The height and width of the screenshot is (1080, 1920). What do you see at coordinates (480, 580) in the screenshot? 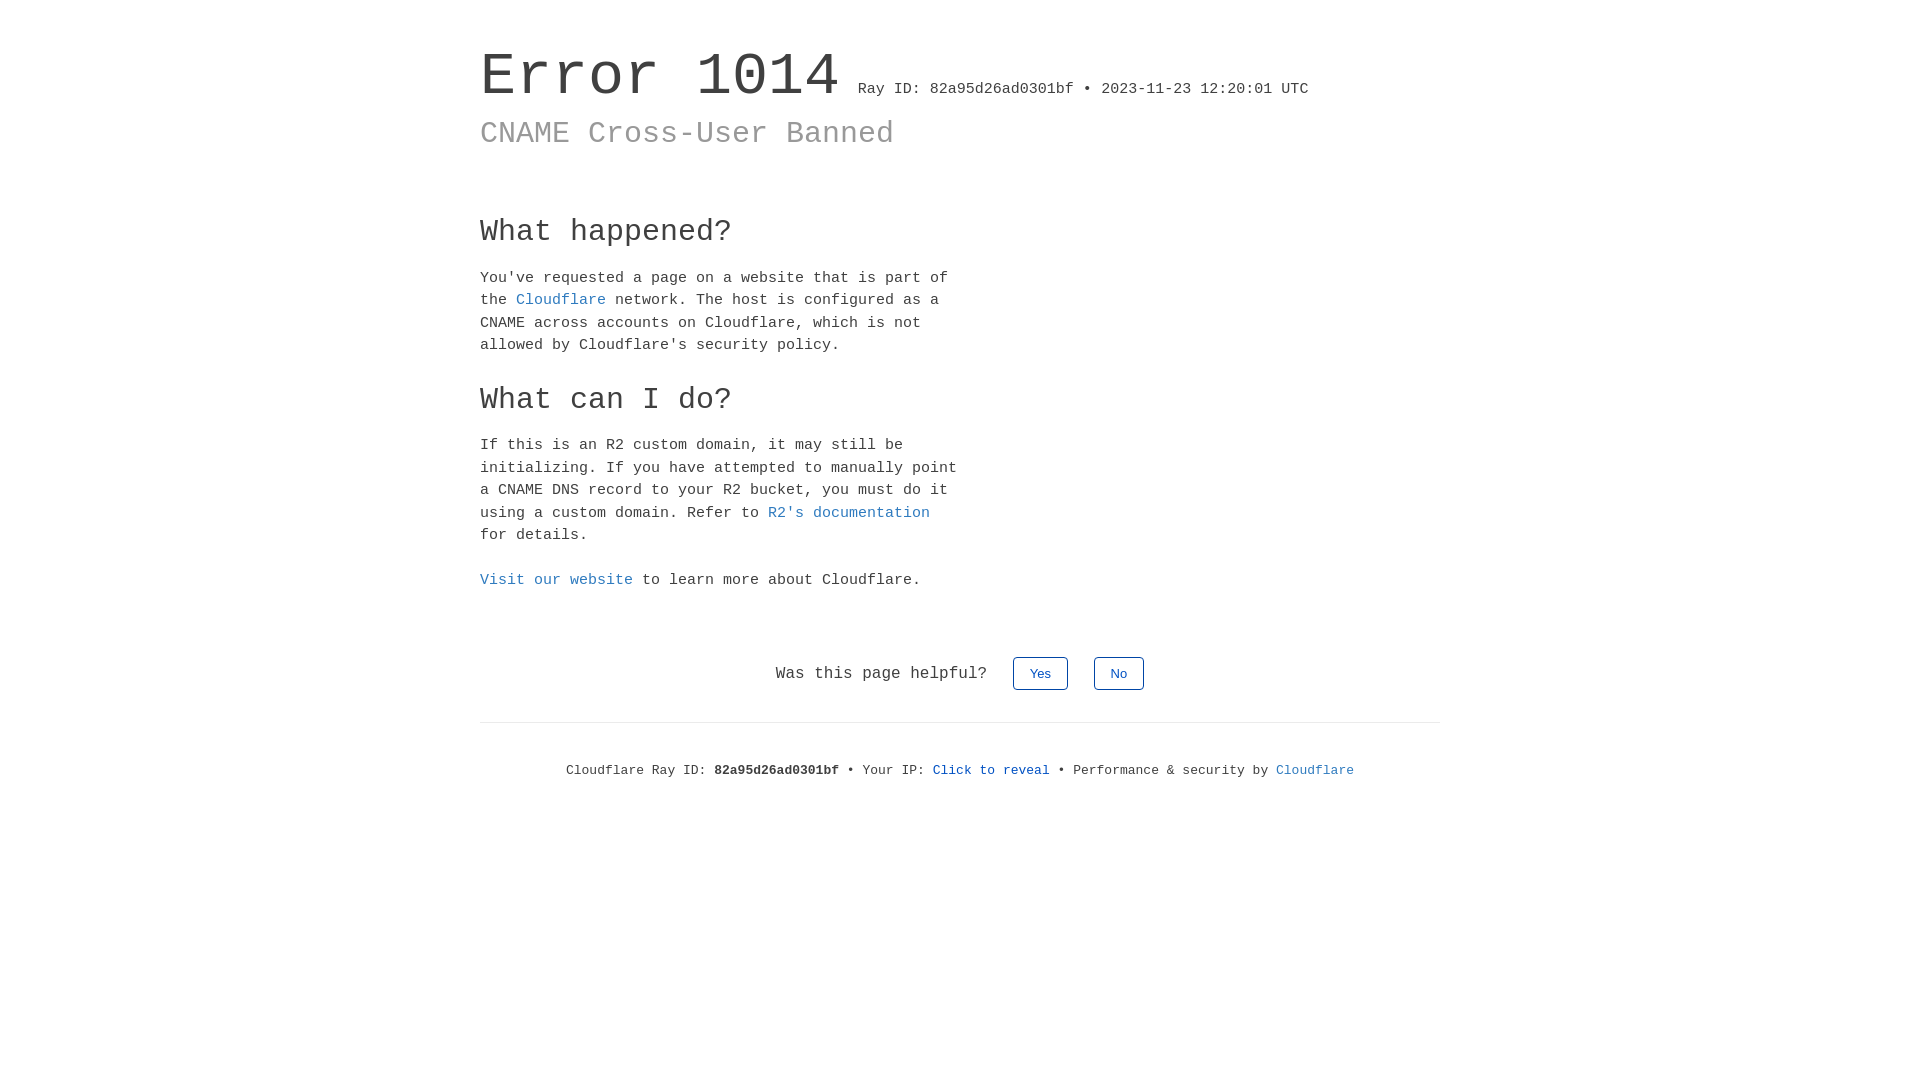
I see `'Visit our website'` at bounding box center [480, 580].